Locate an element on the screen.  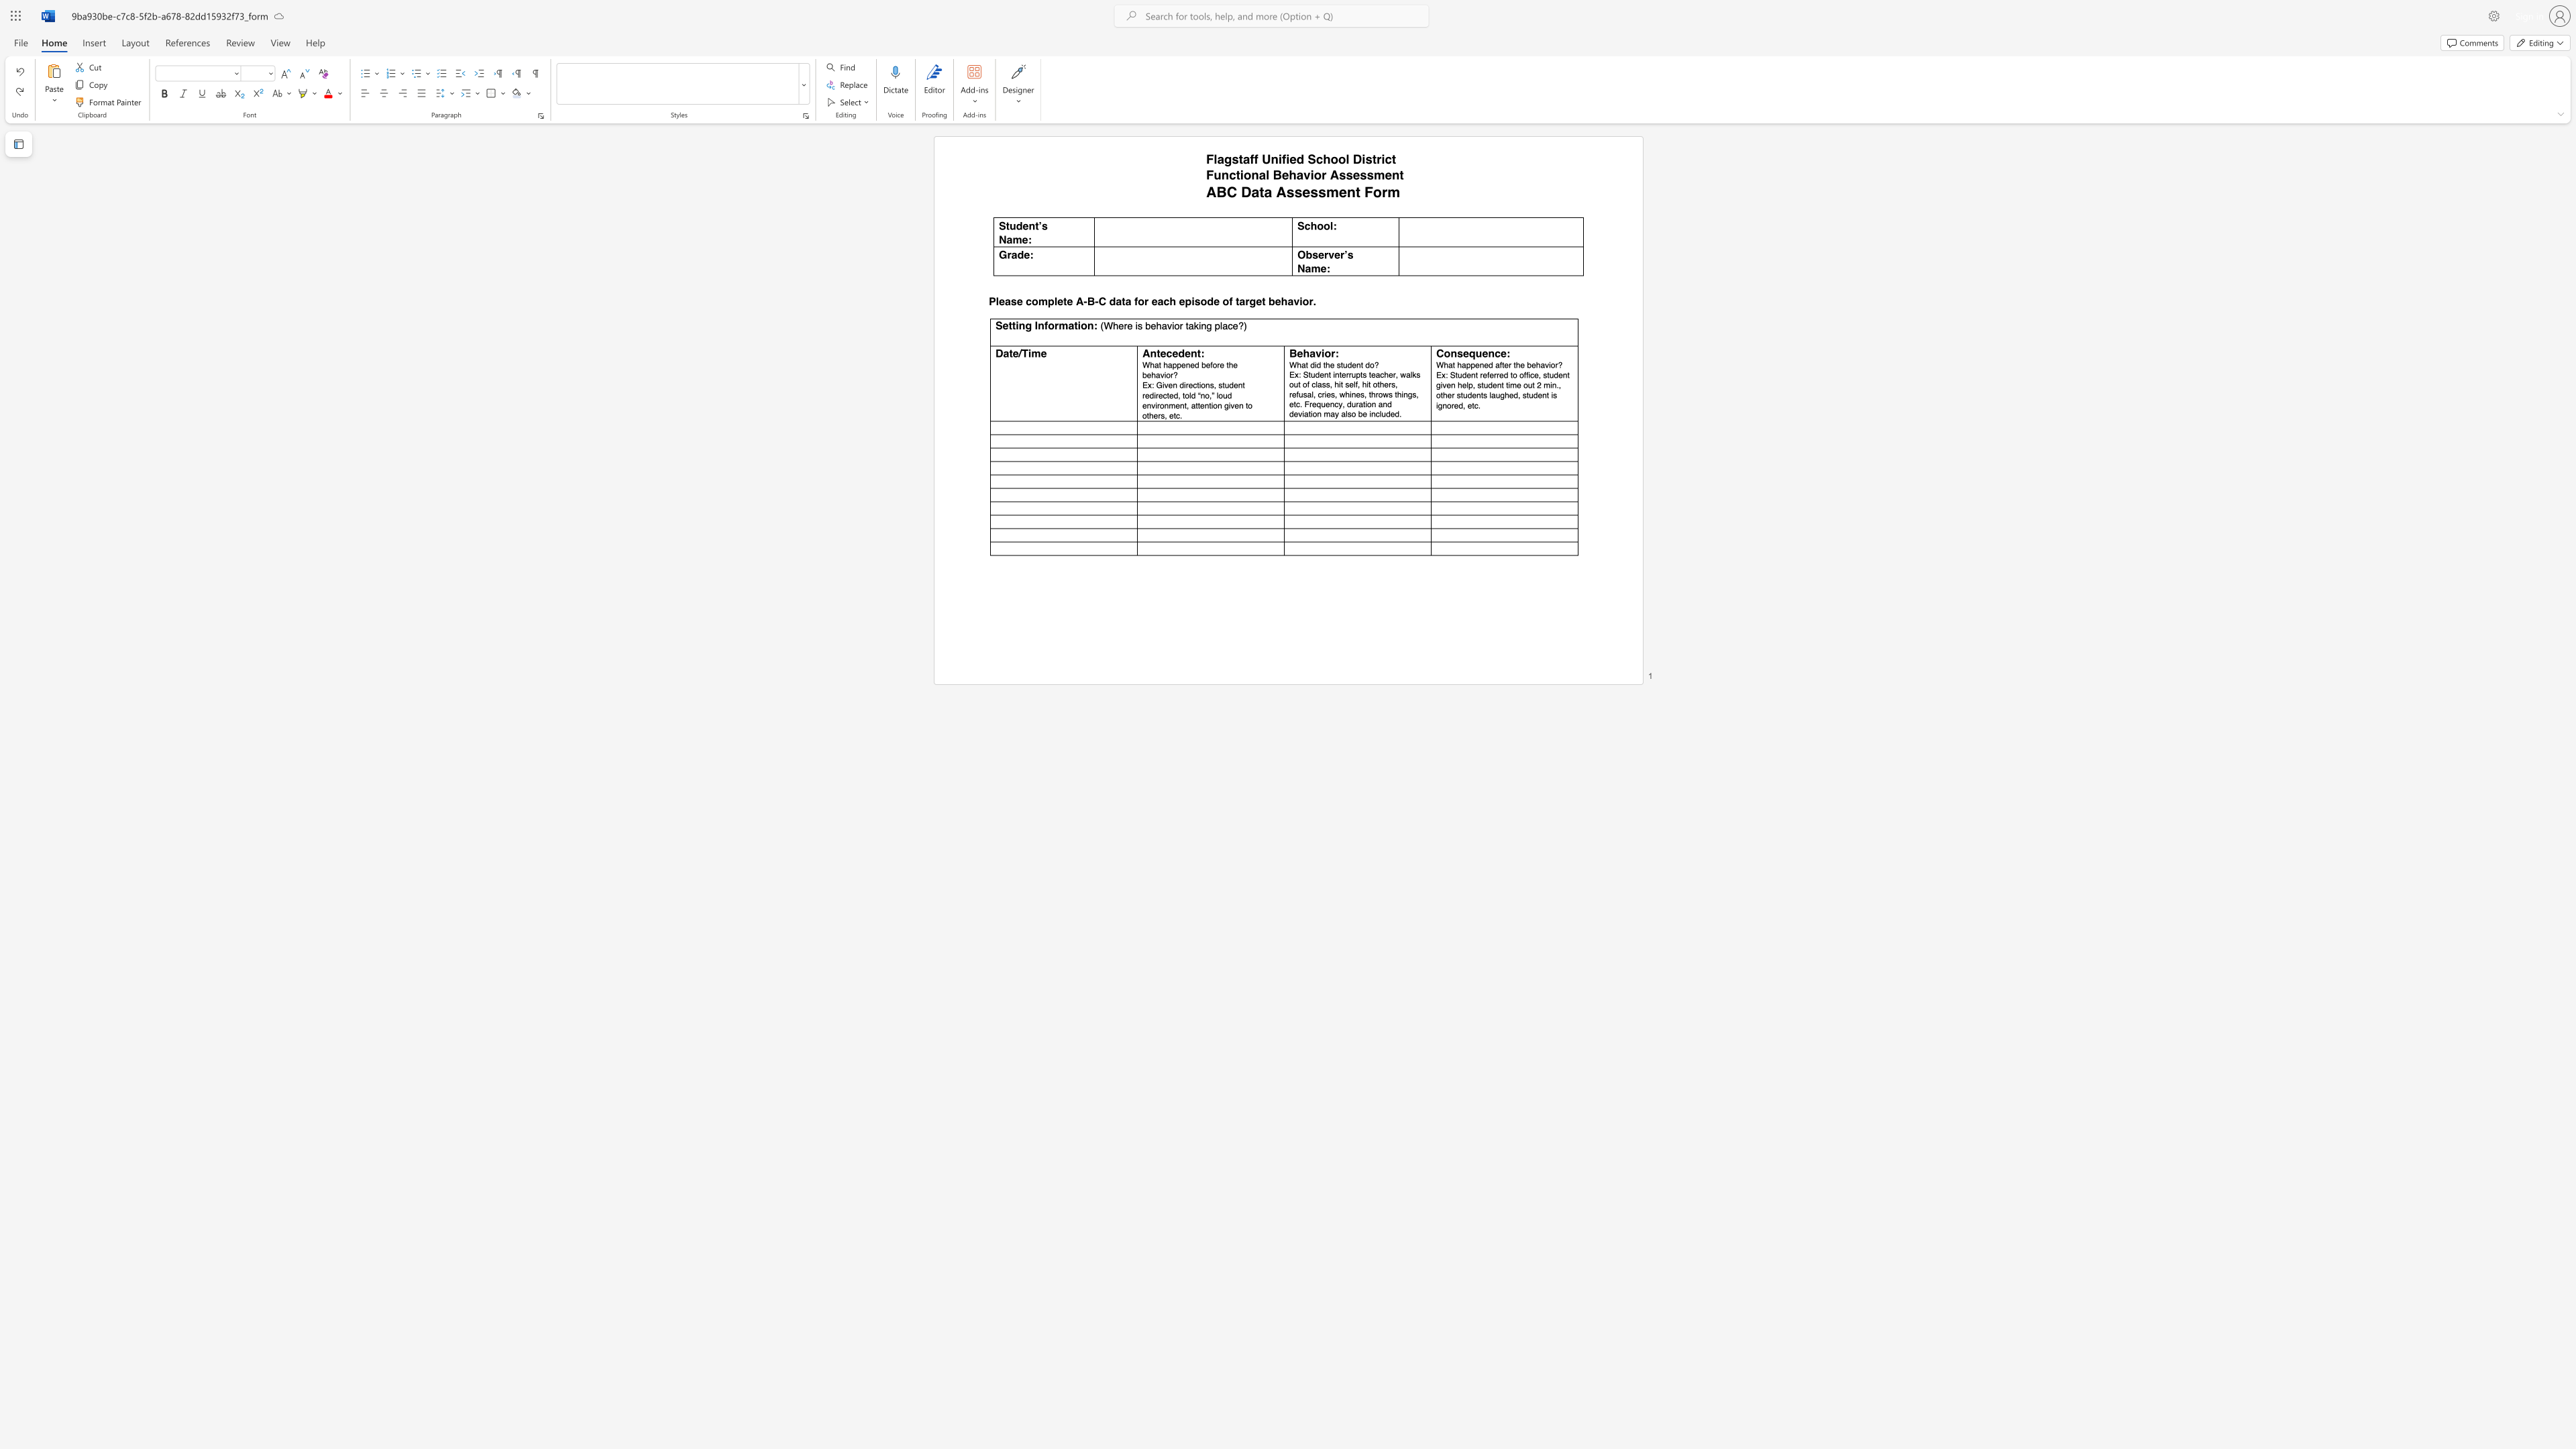
the subset text "ata As" within the text "ABC Data Assessment Form" is located at coordinates (1250, 191).